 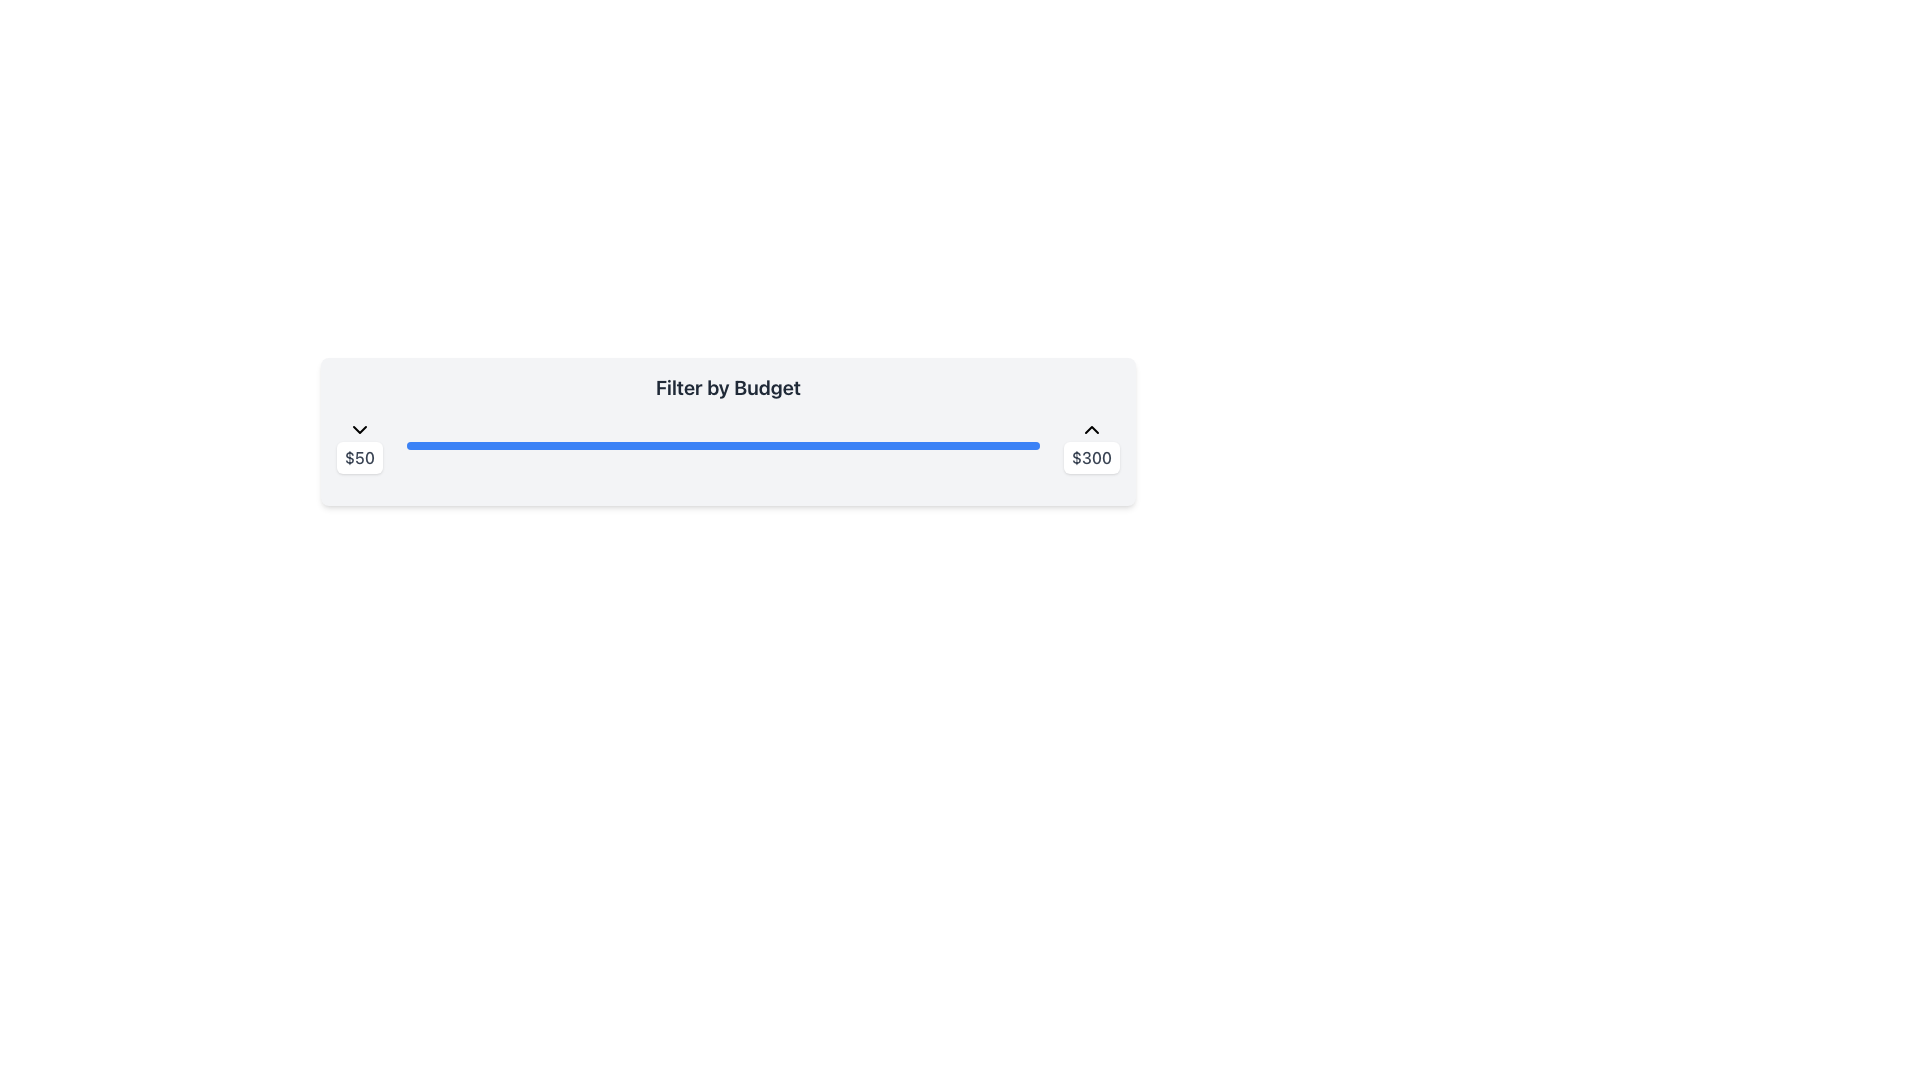 I want to click on the slider value, so click(x=902, y=445).